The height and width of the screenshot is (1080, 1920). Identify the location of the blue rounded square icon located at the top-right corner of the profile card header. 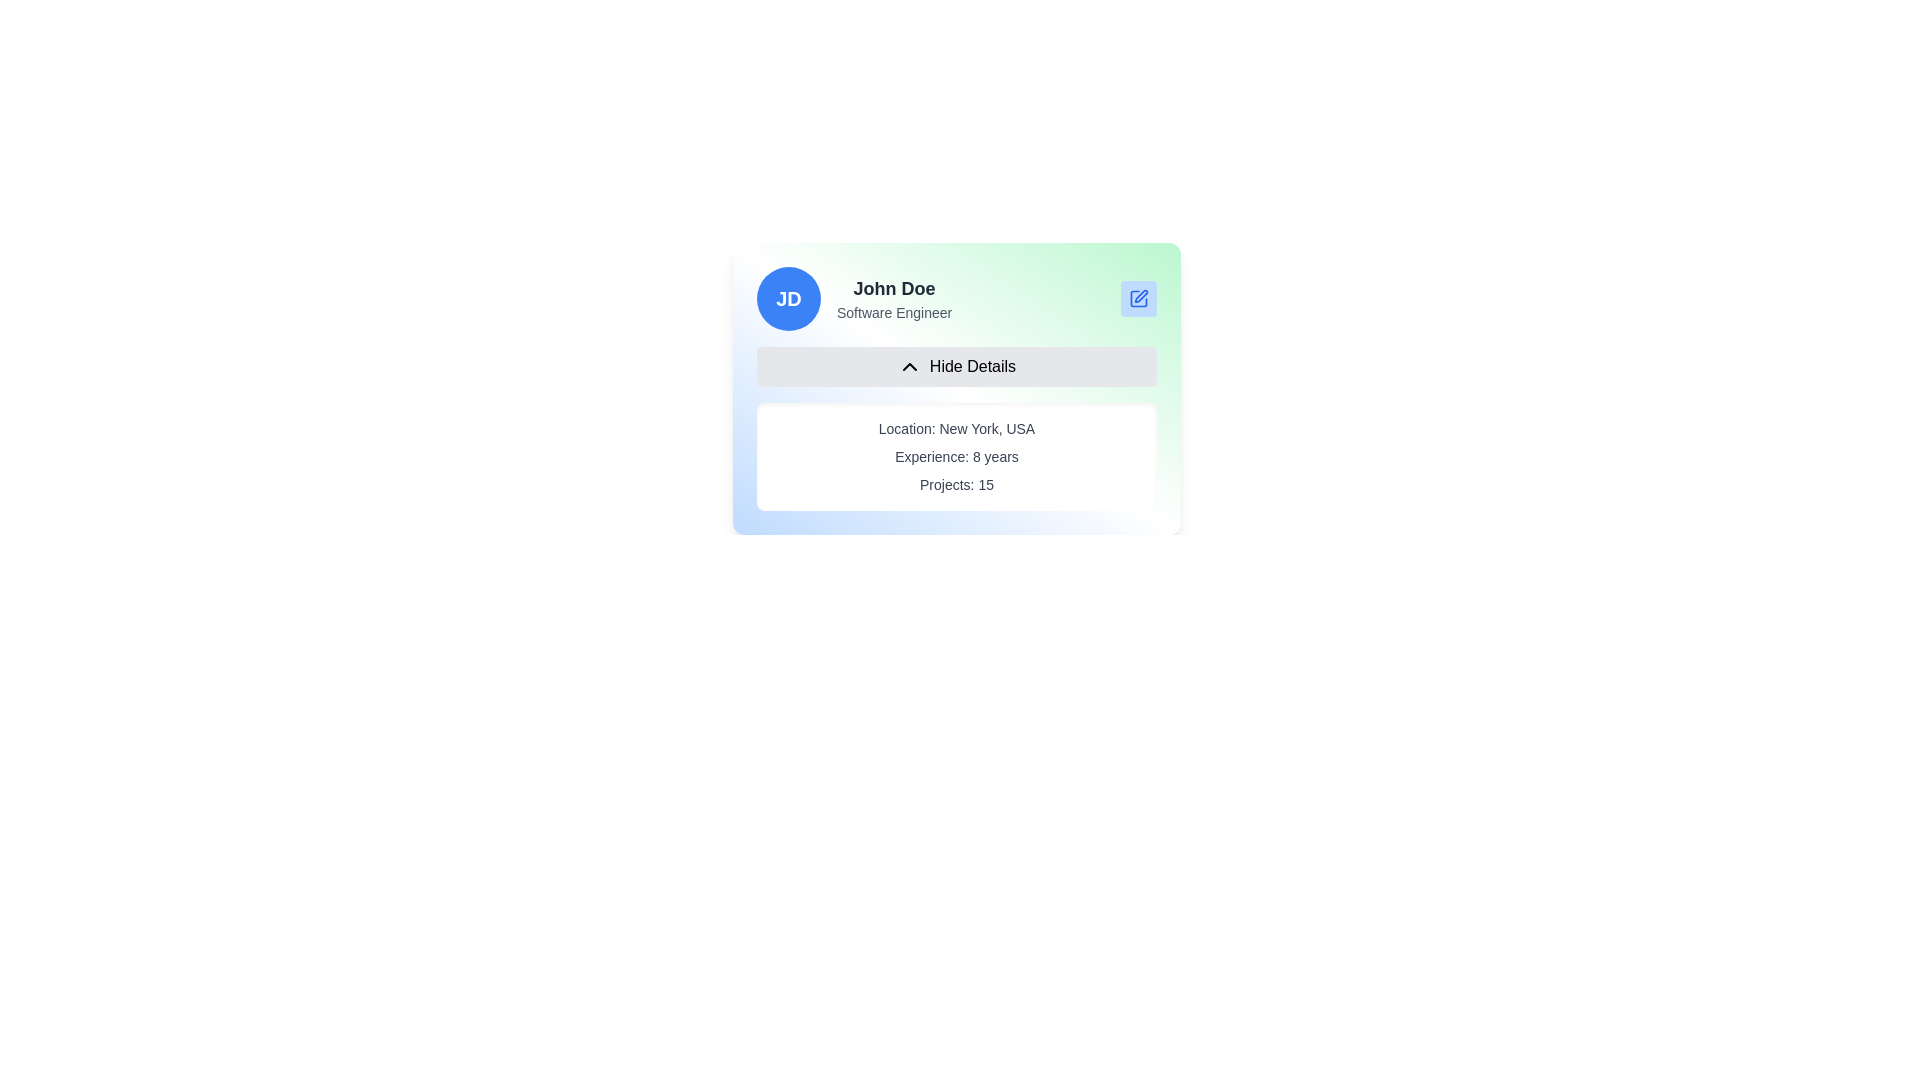
(1138, 299).